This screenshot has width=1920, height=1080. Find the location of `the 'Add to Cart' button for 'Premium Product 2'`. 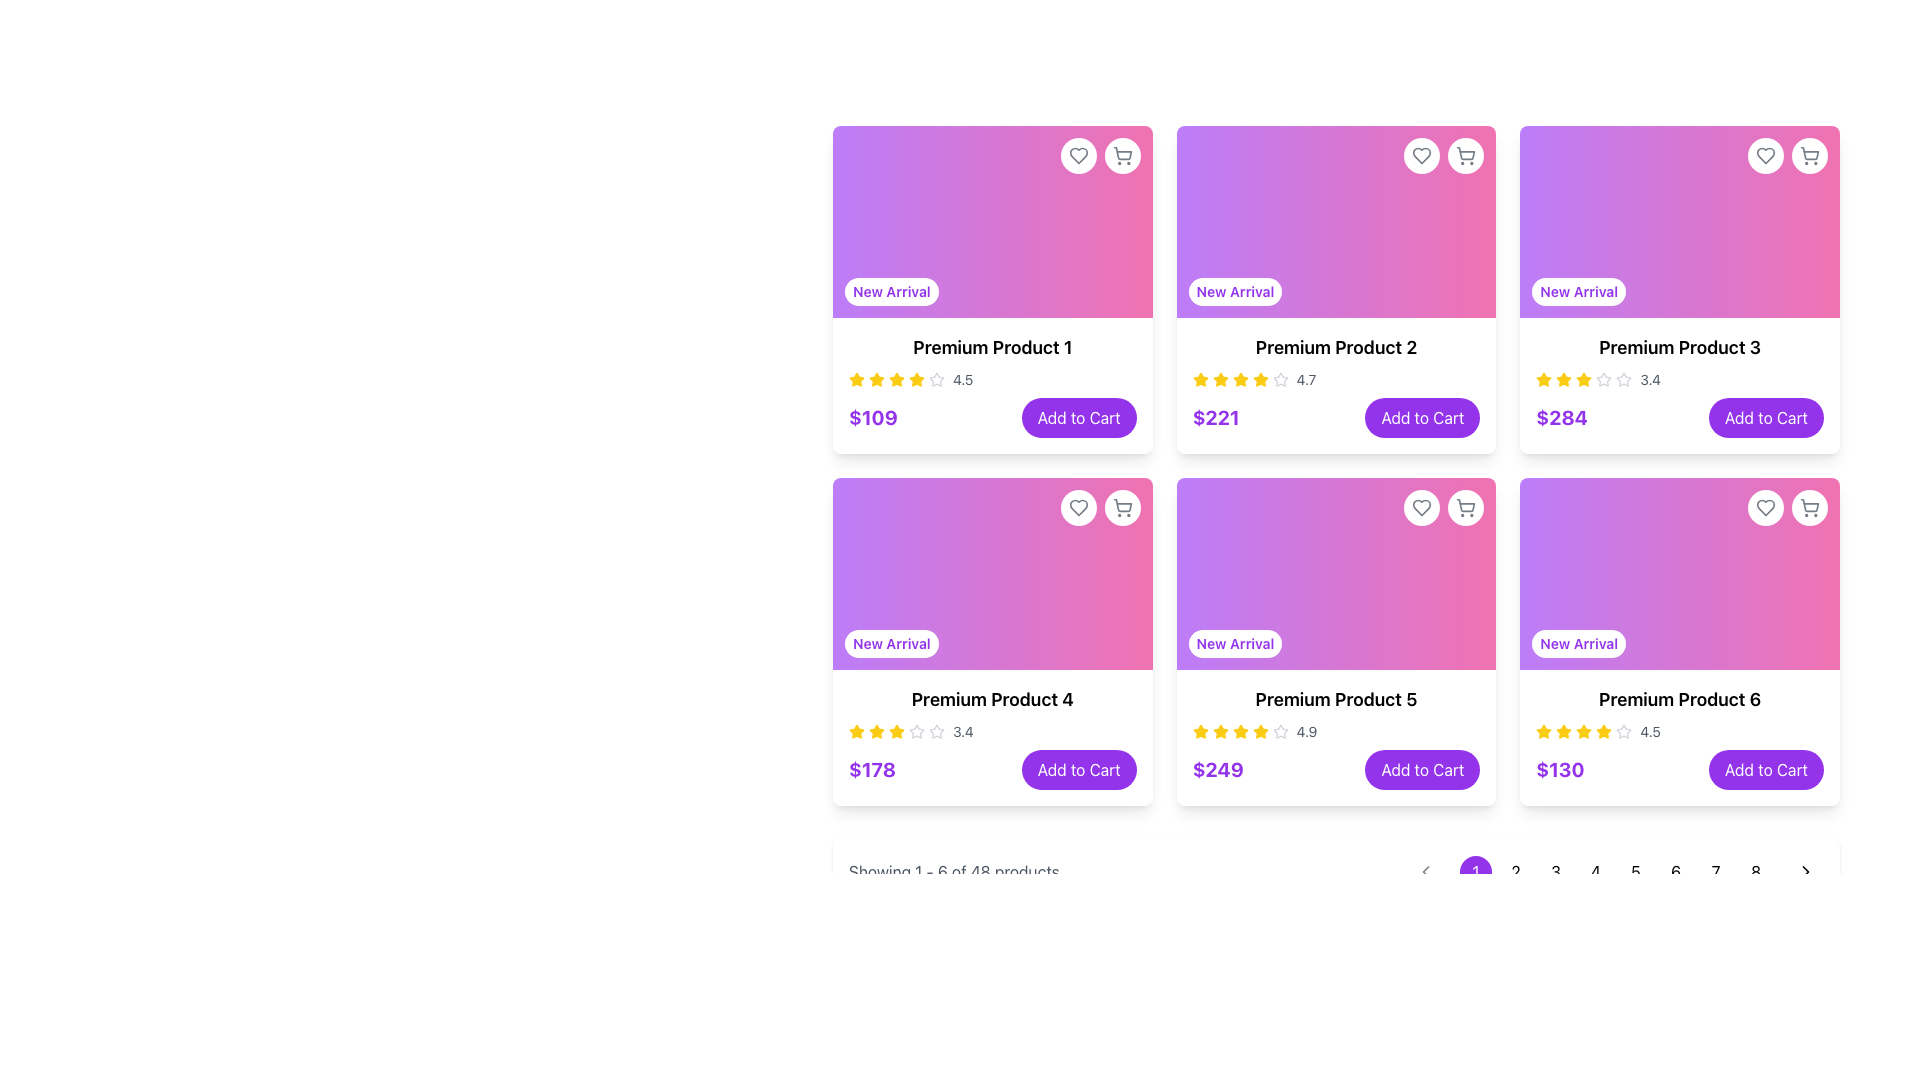

the 'Add to Cart' button for 'Premium Product 2' is located at coordinates (1421, 416).